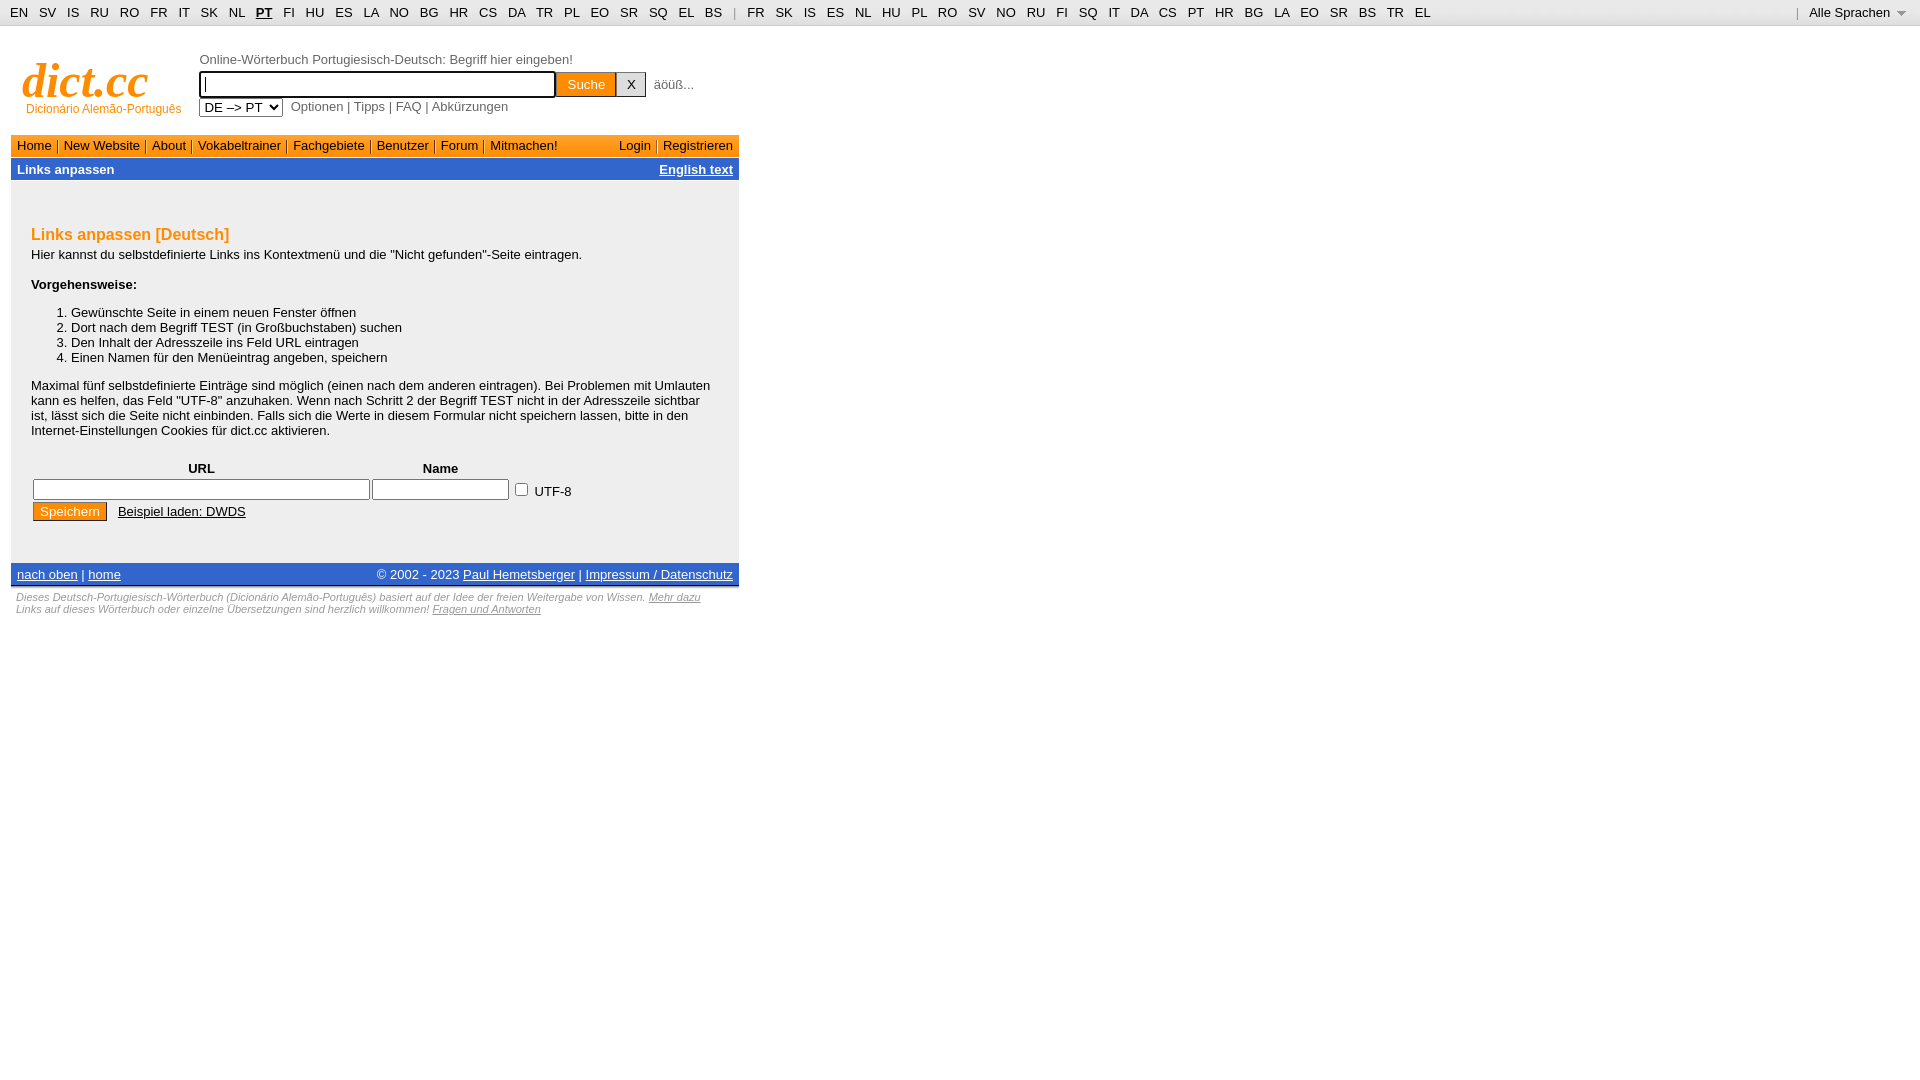 The image size is (1920, 1080). I want to click on 'Optionen', so click(290, 106).